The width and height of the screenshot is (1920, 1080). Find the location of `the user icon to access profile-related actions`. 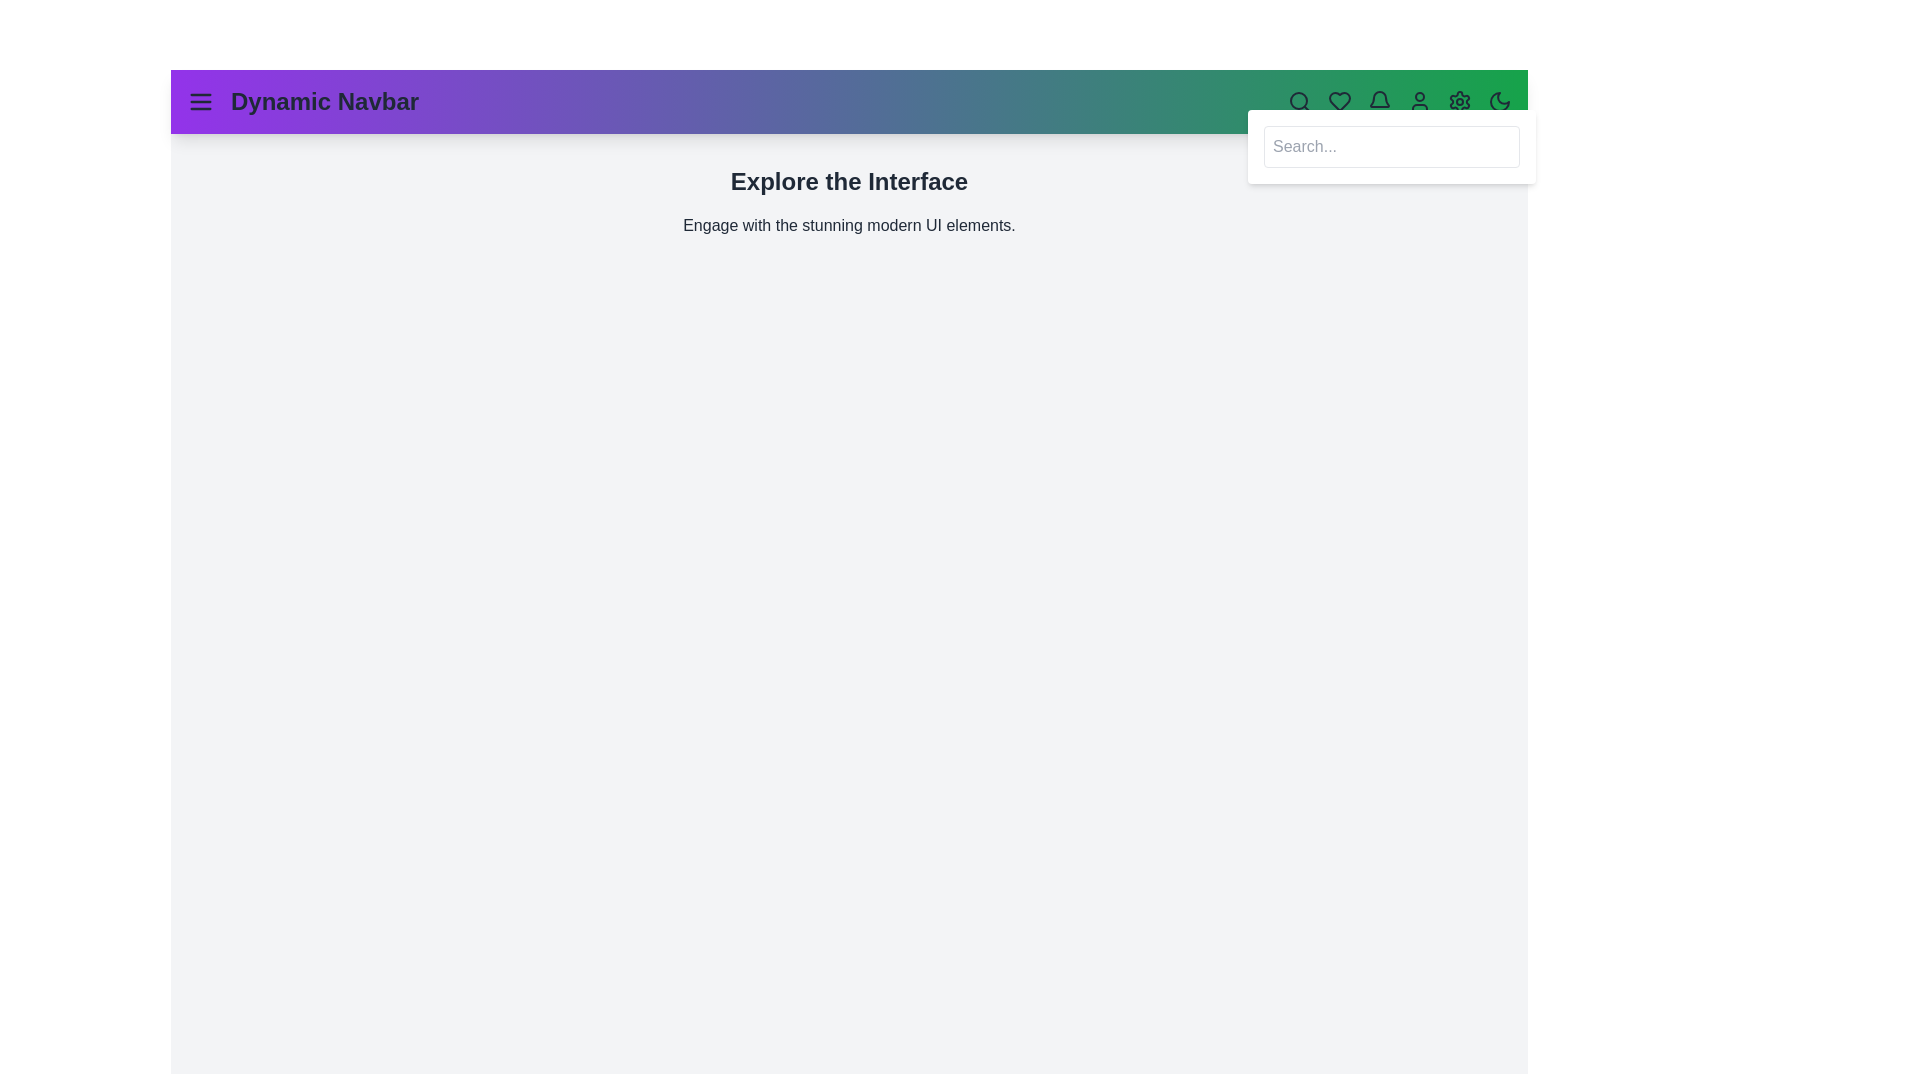

the user icon to access profile-related actions is located at coordinates (1419, 101).